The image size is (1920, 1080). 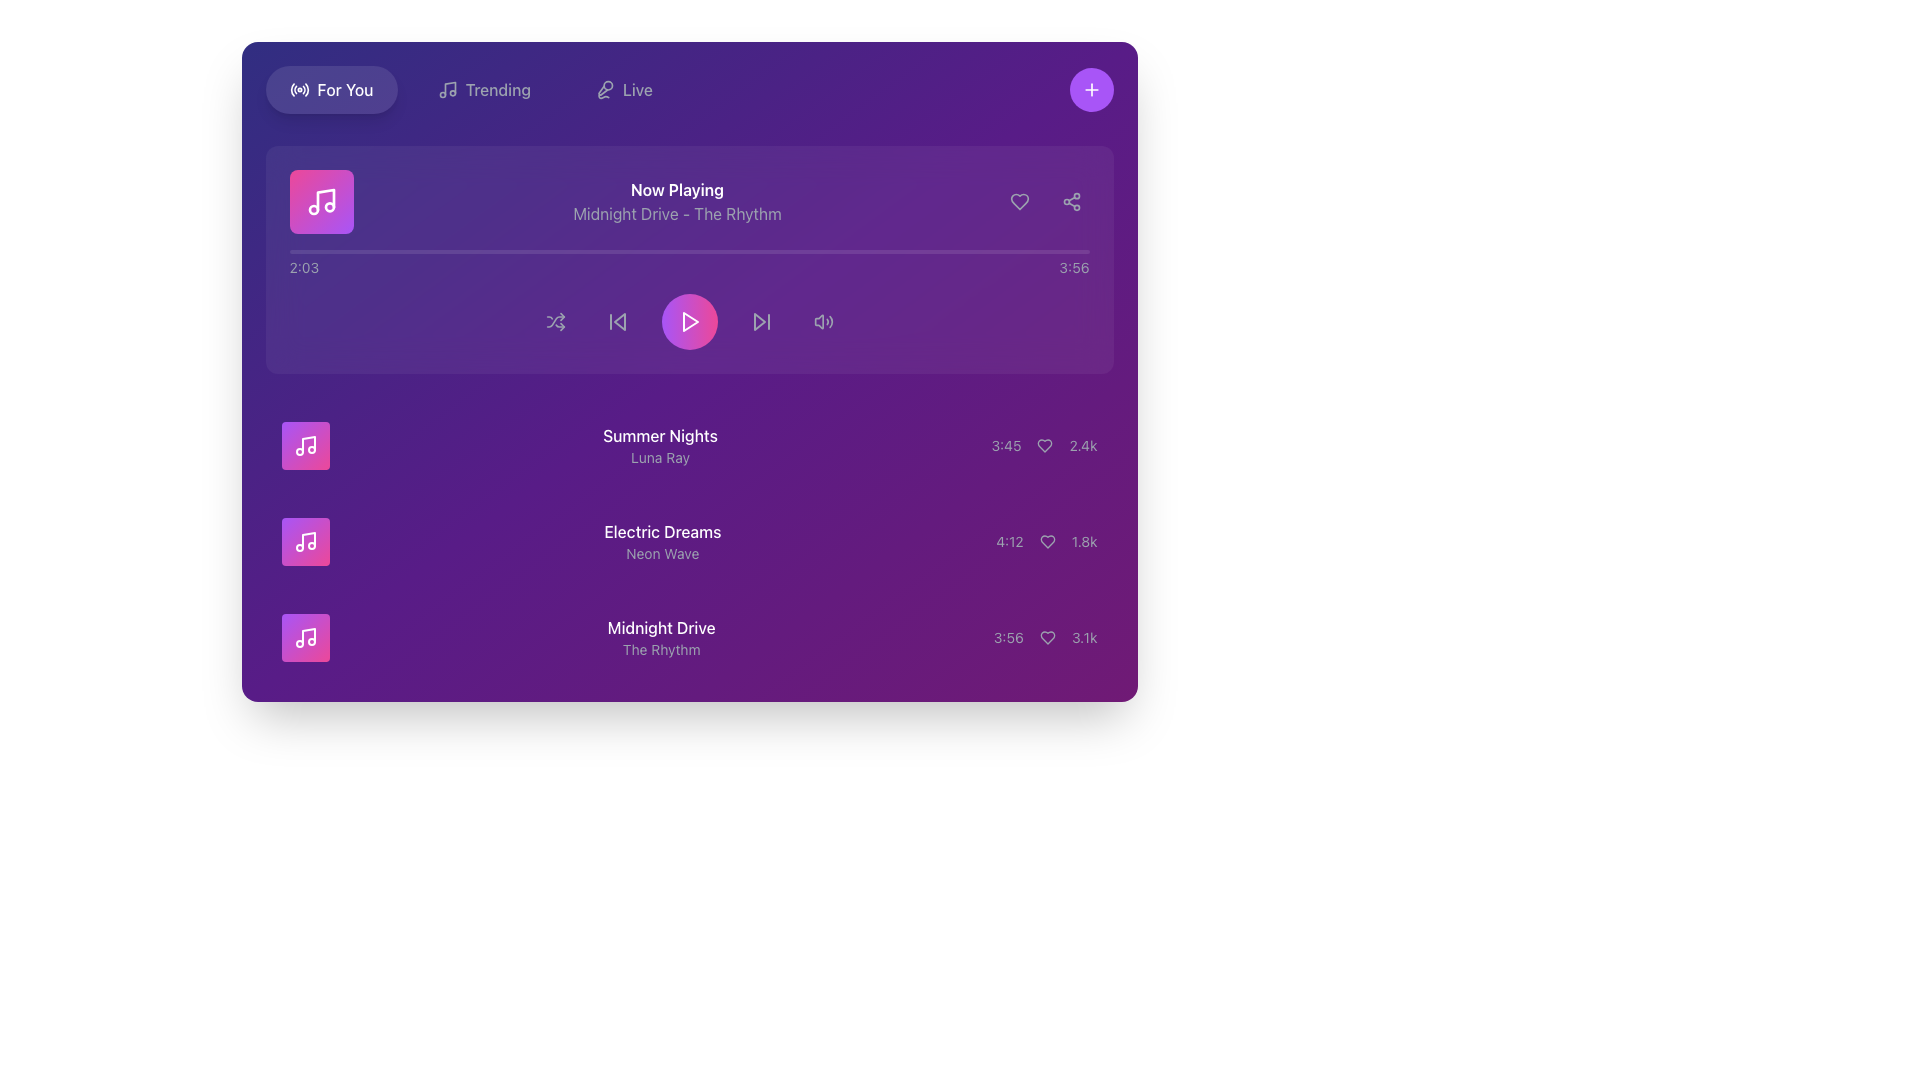 I want to click on the speaker icon button at the bottom-right of the 'Now Playing' section, so click(x=823, y=320).